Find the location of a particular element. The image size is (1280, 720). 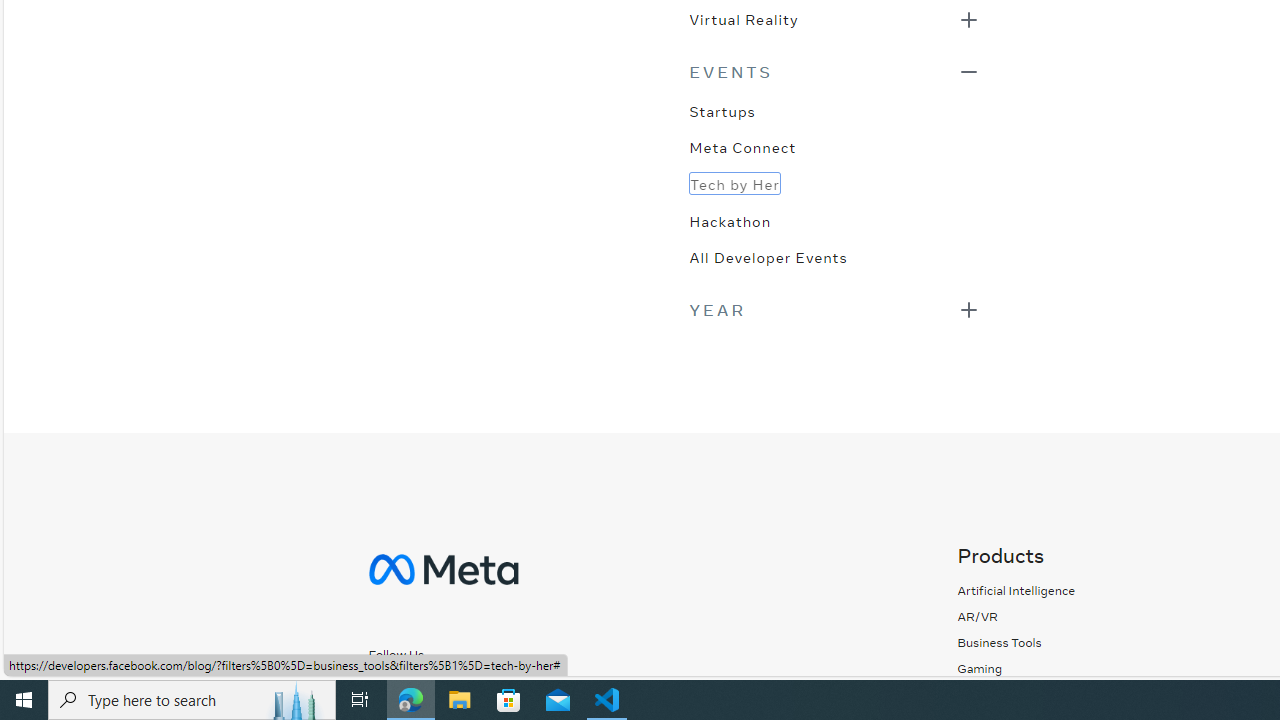

'Business Tools' is located at coordinates (999, 642).